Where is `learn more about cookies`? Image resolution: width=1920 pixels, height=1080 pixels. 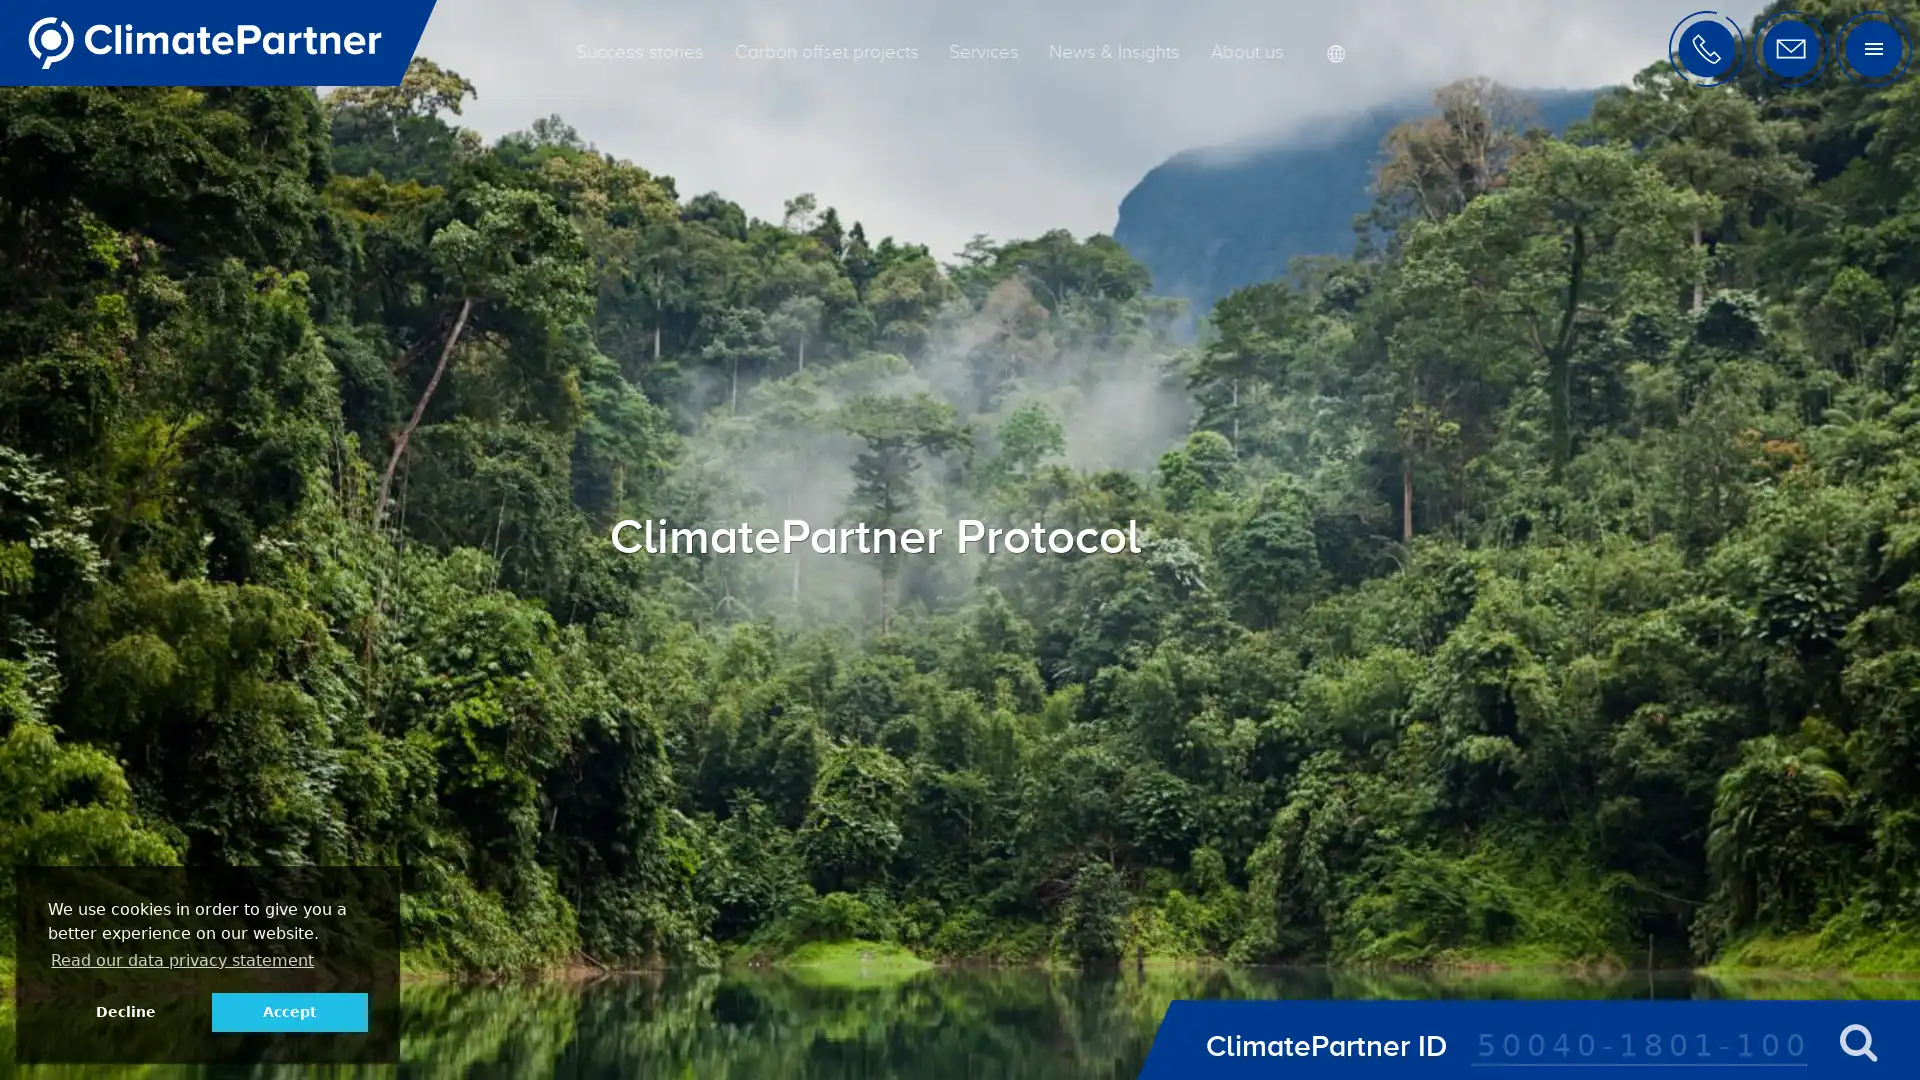 learn more about cookies is located at coordinates (182, 959).